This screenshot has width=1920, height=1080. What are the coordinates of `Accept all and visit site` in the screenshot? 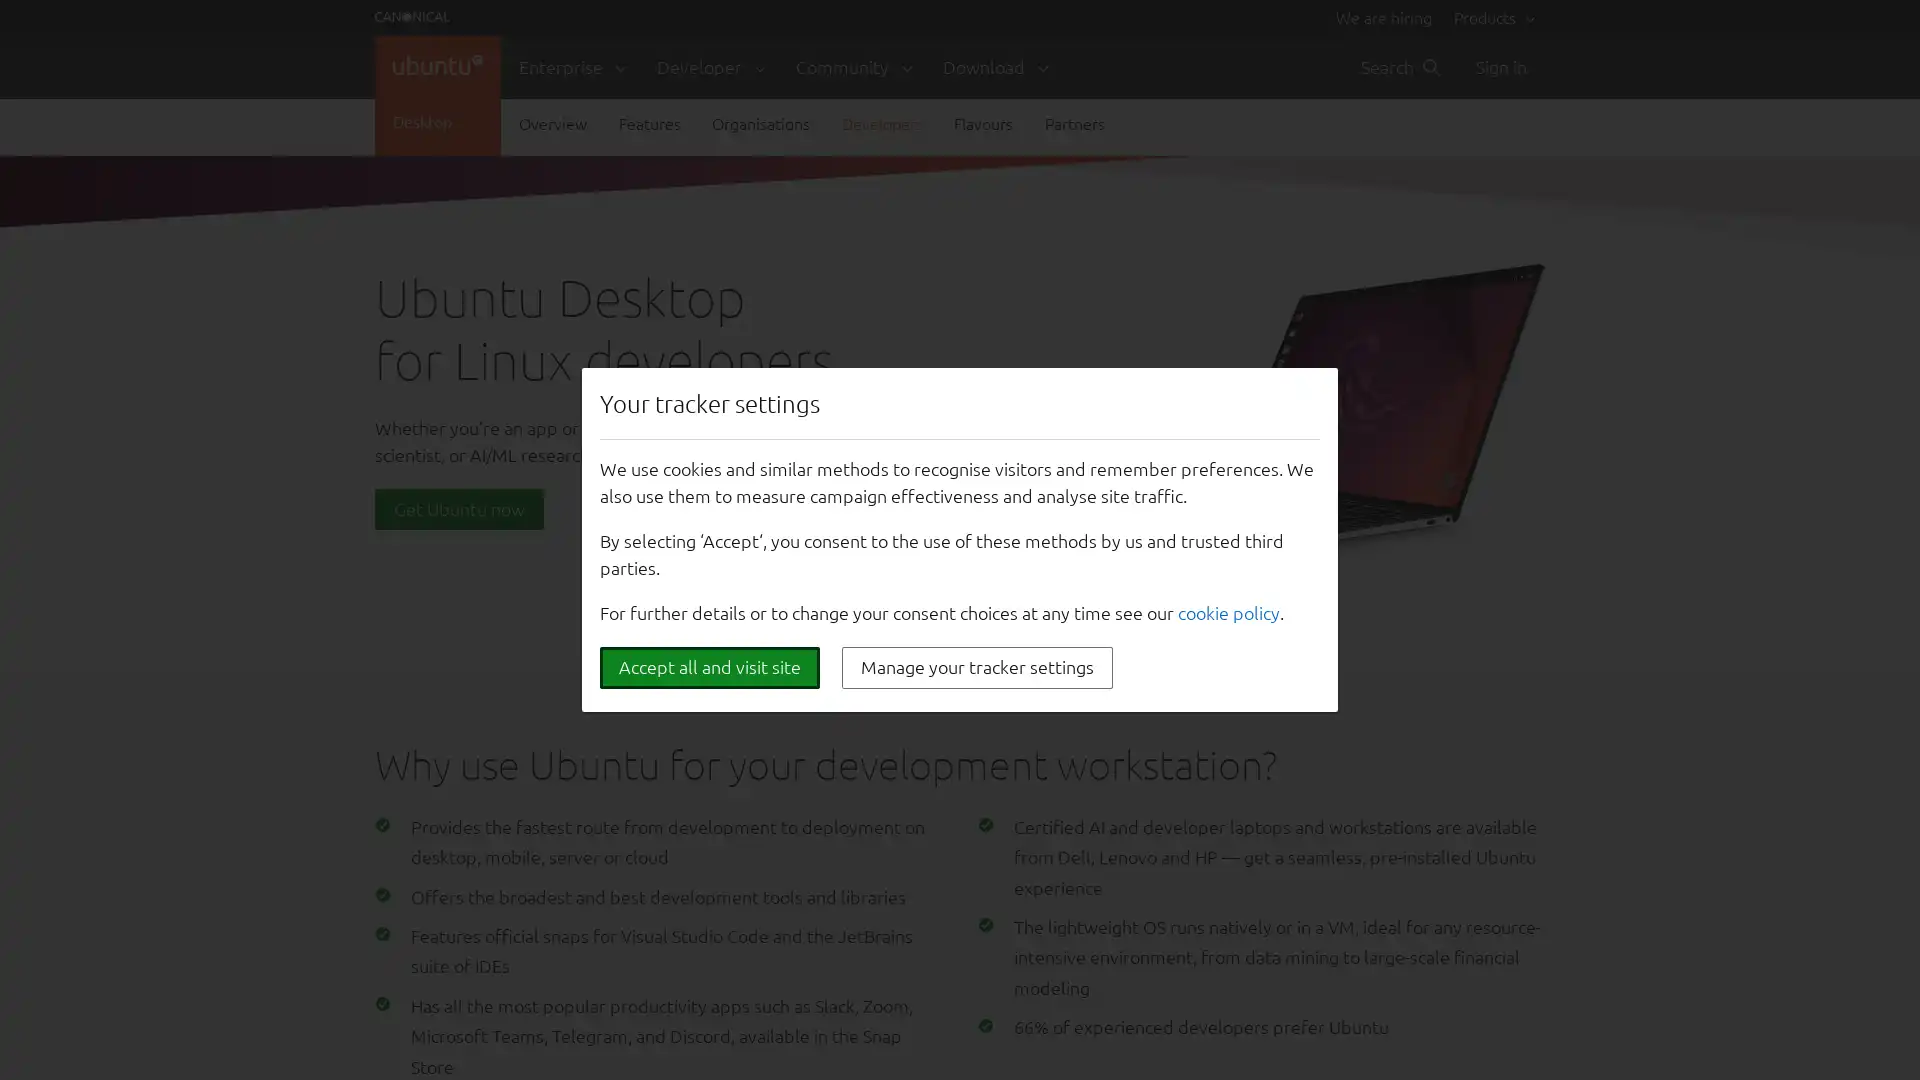 It's located at (710, 667).